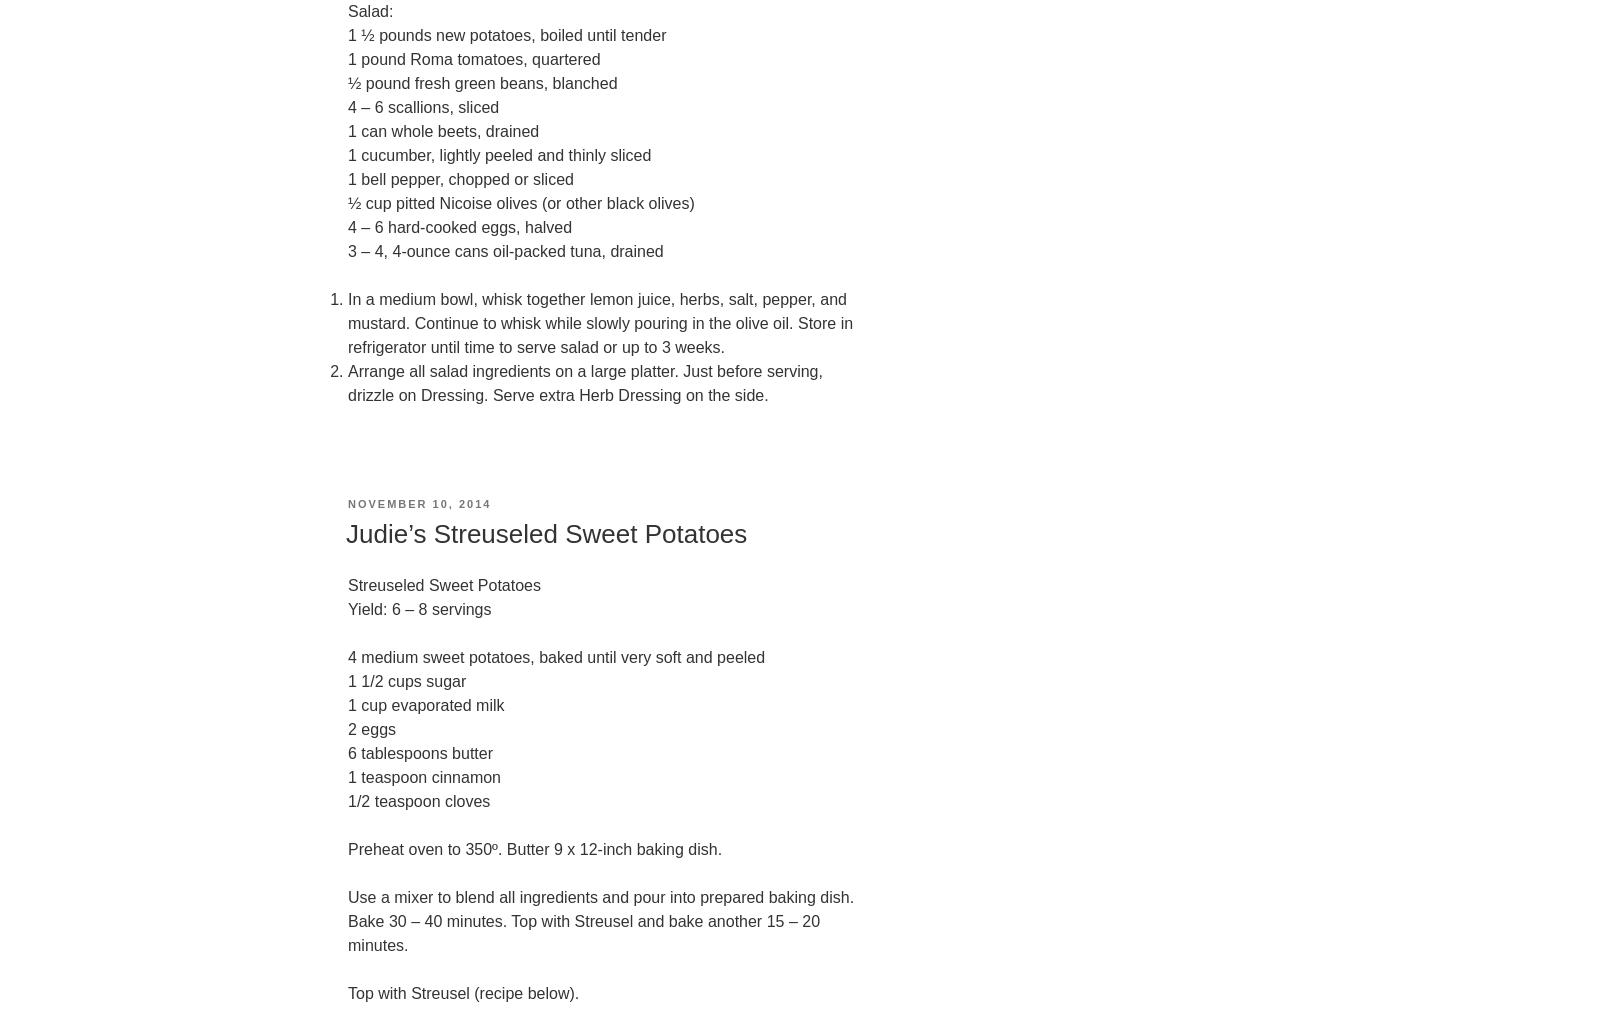 The height and width of the screenshot is (1028, 1600). Describe the element at coordinates (348, 777) in the screenshot. I see `'1 teaspoon cinnamon'` at that location.